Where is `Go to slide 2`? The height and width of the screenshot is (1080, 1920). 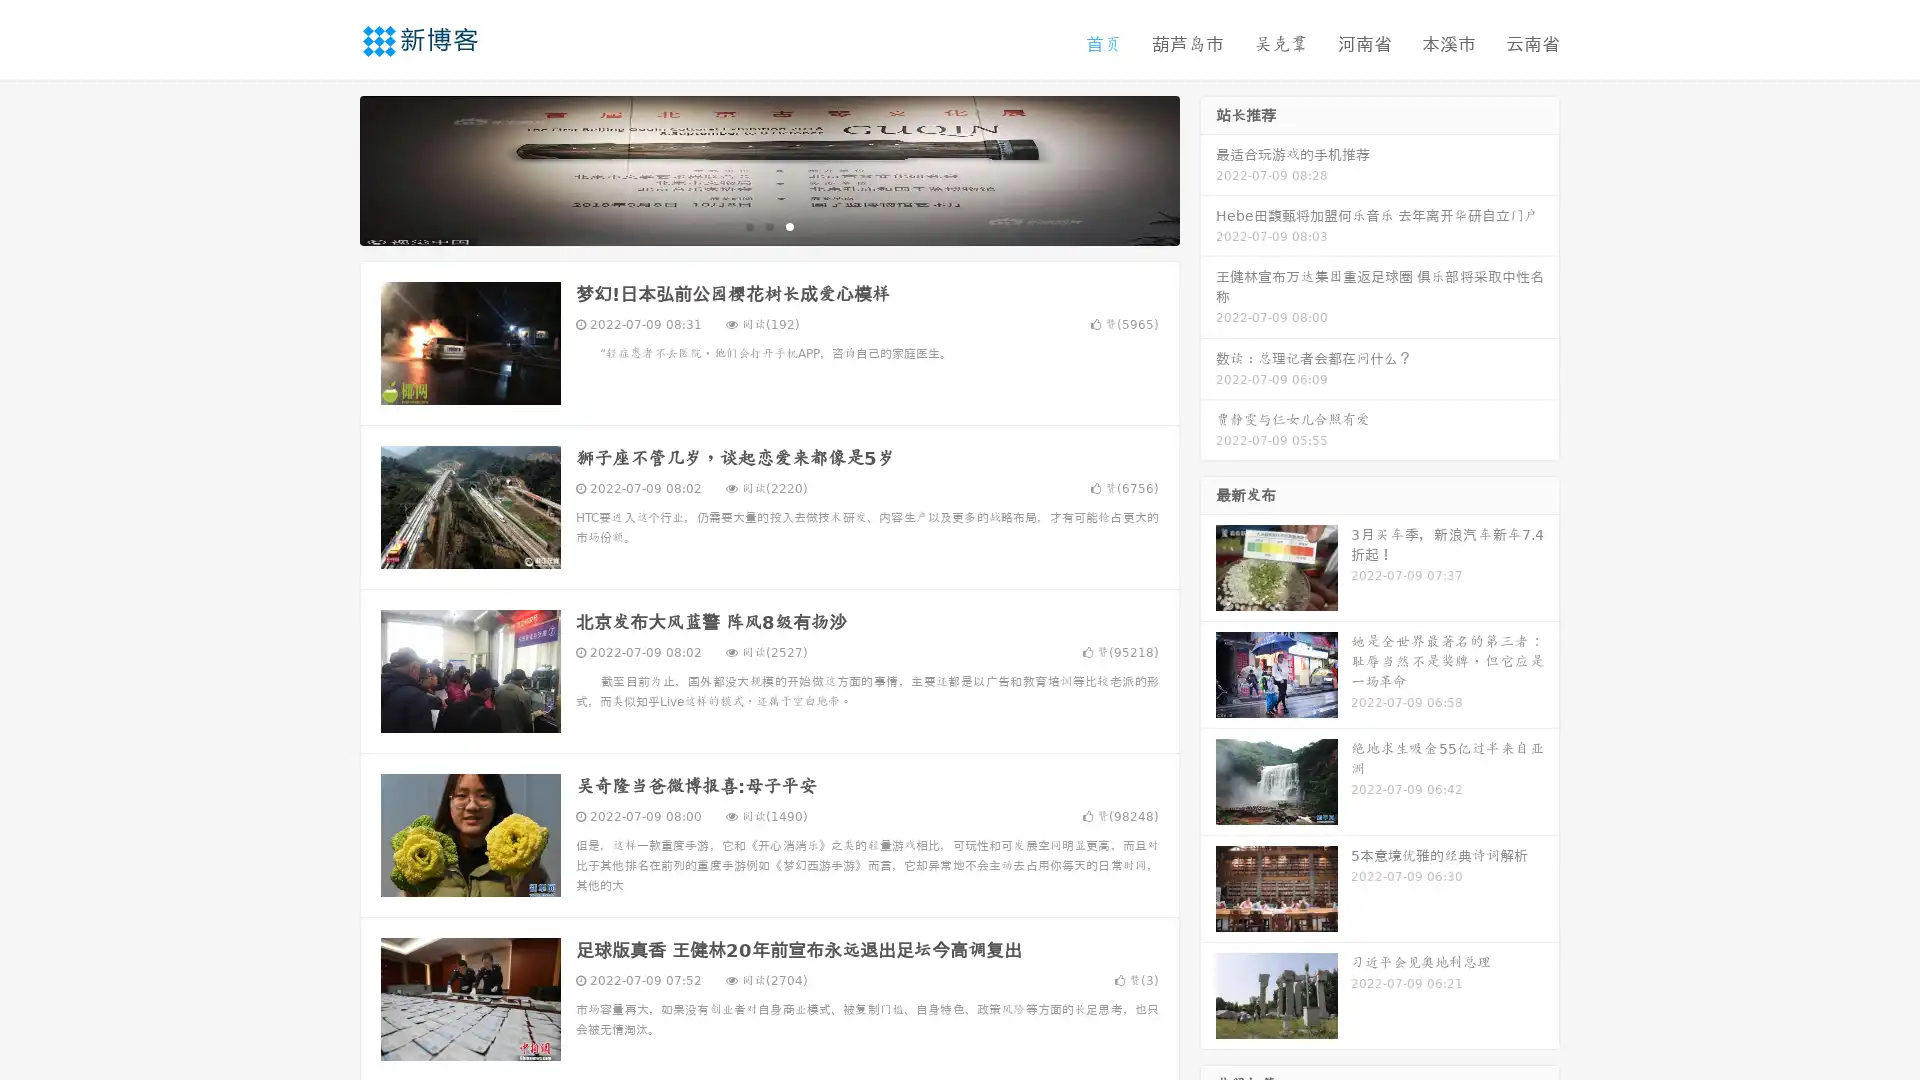 Go to slide 2 is located at coordinates (768, 225).